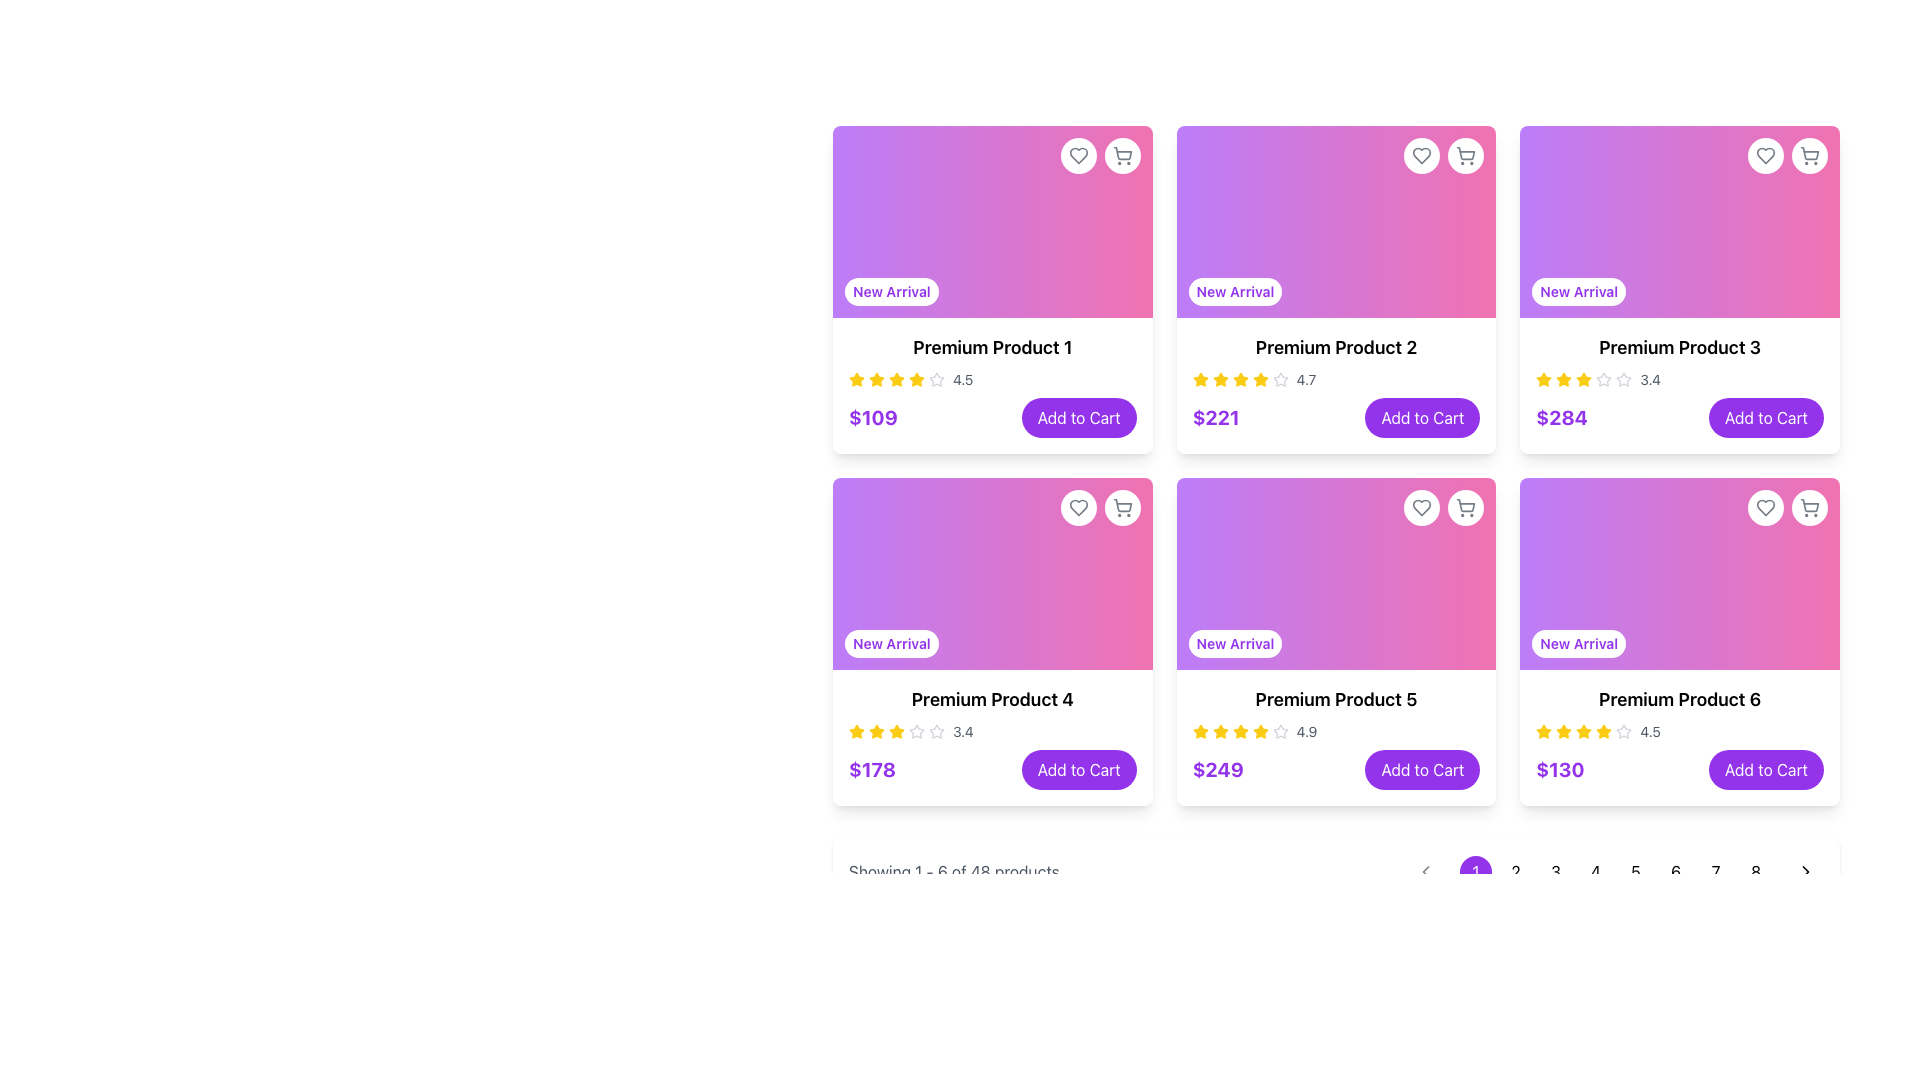 This screenshot has width=1920, height=1080. What do you see at coordinates (1234, 644) in the screenshot?
I see `the 'New Arrival' label with rounded corners and bold, purple font located in the bottom-left corner of the fifth product card` at bounding box center [1234, 644].